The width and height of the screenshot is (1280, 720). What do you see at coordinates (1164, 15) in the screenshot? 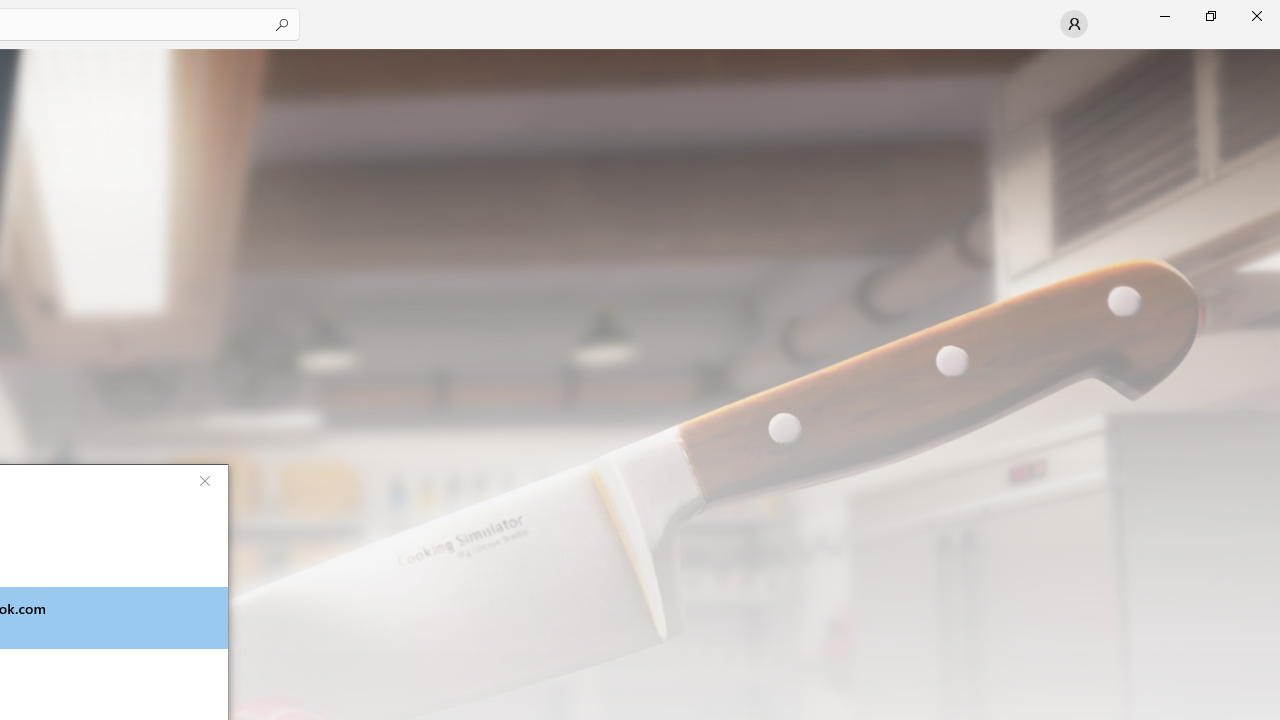
I see `'Minimize Microsoft Store'` at bounding box center [1164, 15].